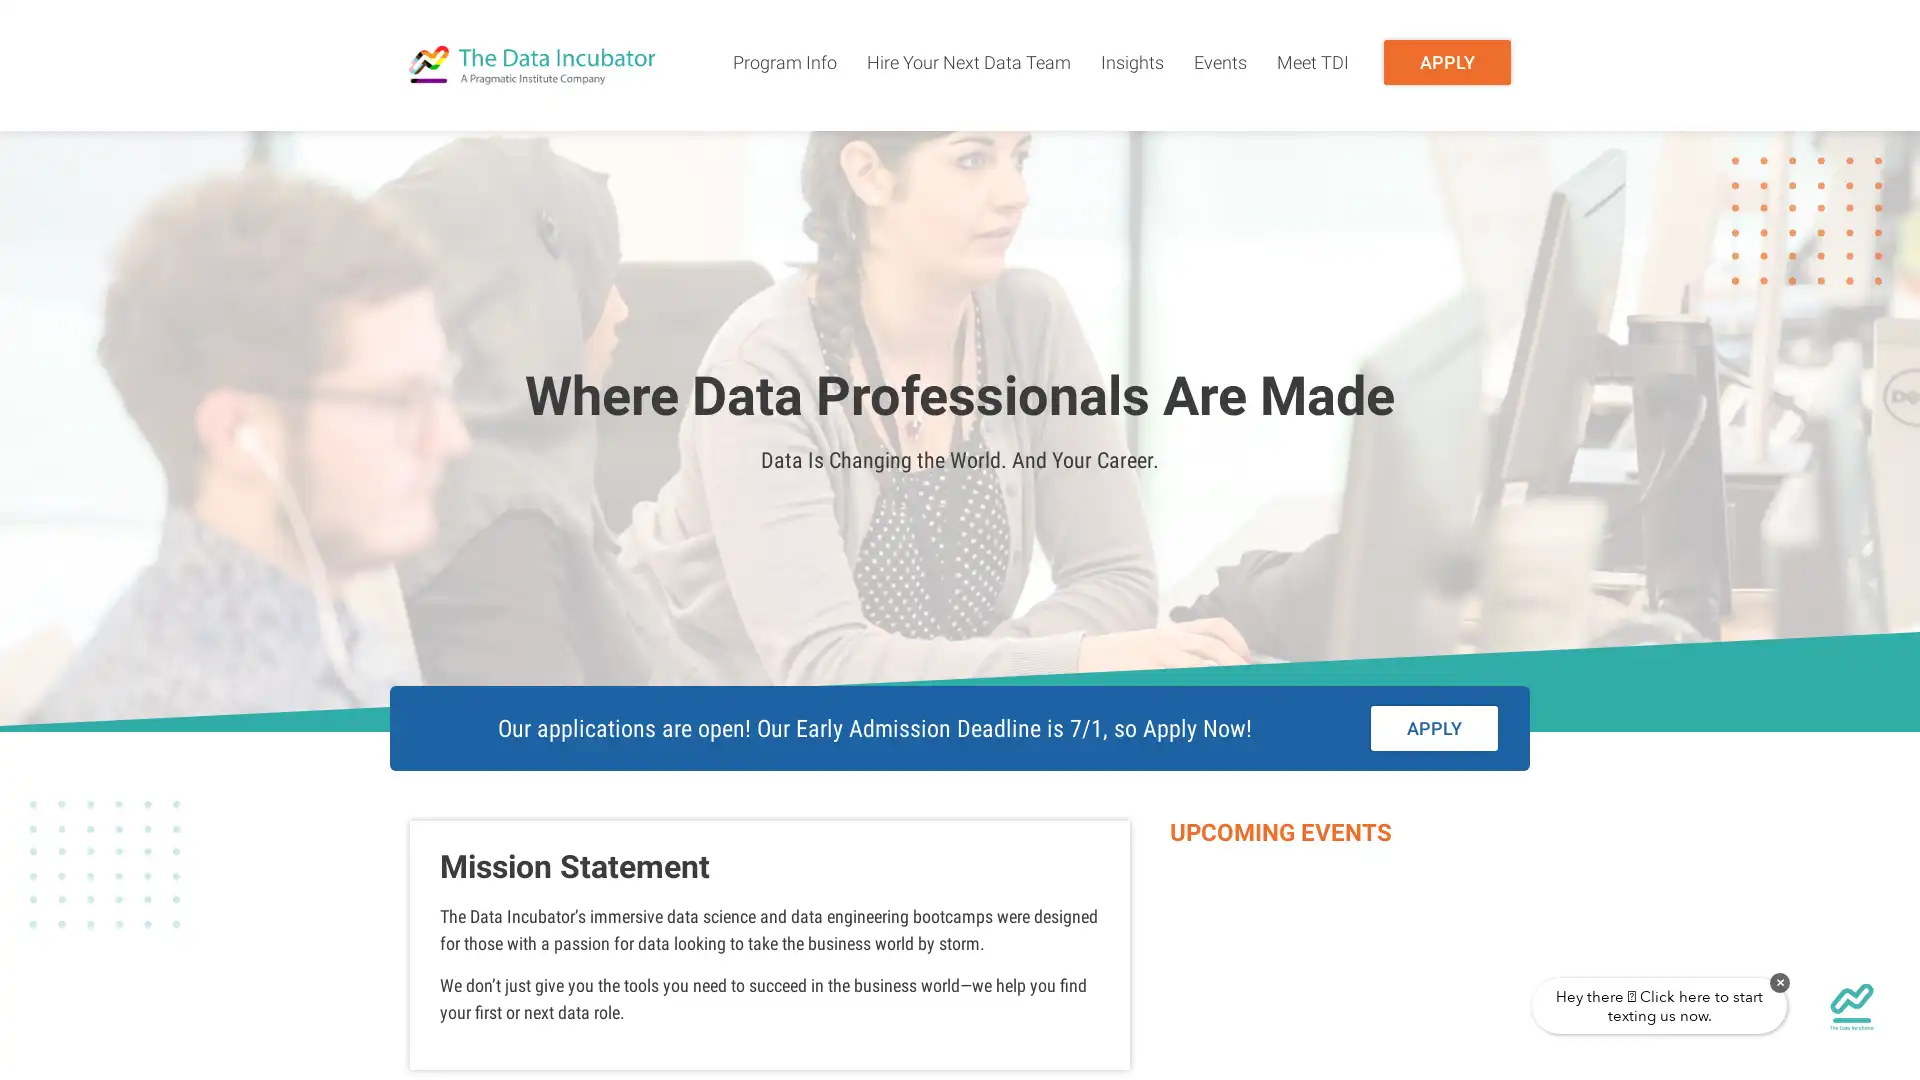  What do you see at coordinates (1433, 728) in the screenshot?
I see `APPLY` at bounding box center [1433, 728].